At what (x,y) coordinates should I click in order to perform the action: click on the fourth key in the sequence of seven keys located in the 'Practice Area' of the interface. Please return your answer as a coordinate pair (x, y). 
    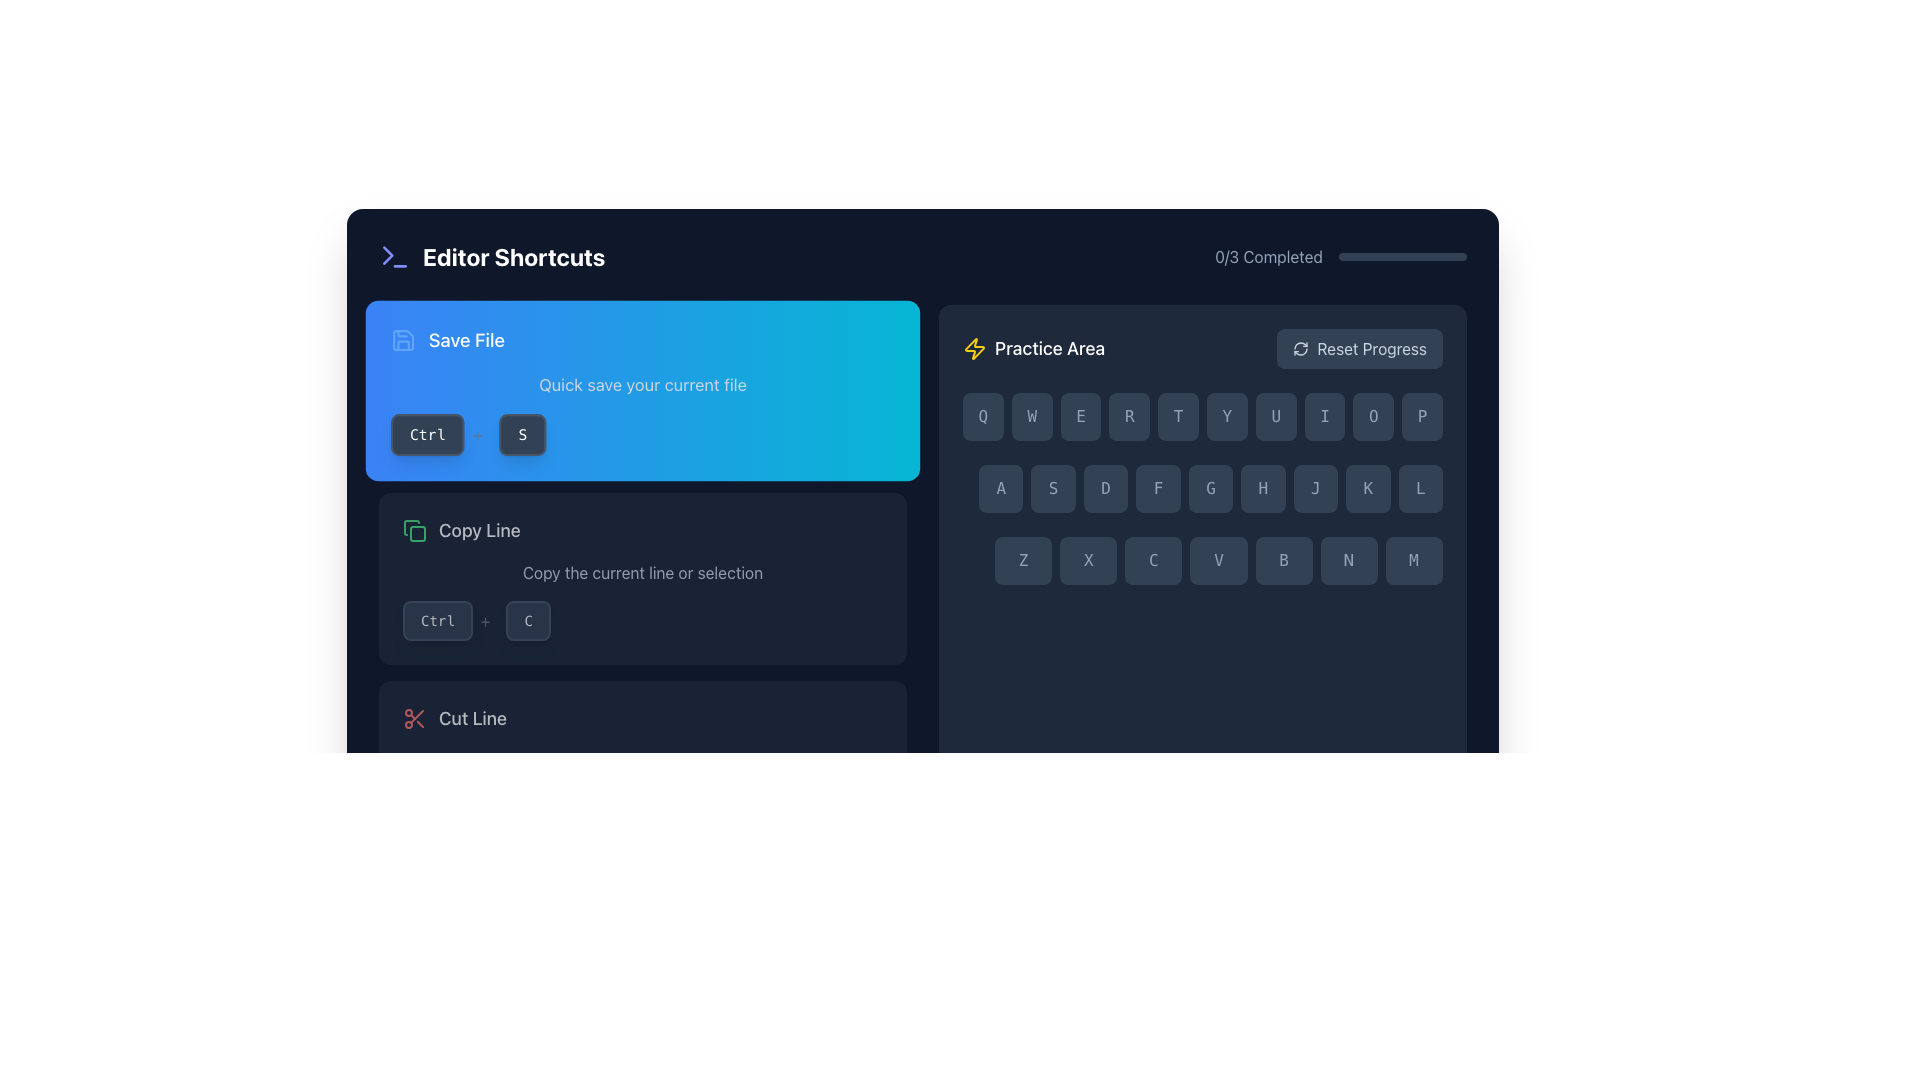
    Looking at the image, I should click on (1218, 560).